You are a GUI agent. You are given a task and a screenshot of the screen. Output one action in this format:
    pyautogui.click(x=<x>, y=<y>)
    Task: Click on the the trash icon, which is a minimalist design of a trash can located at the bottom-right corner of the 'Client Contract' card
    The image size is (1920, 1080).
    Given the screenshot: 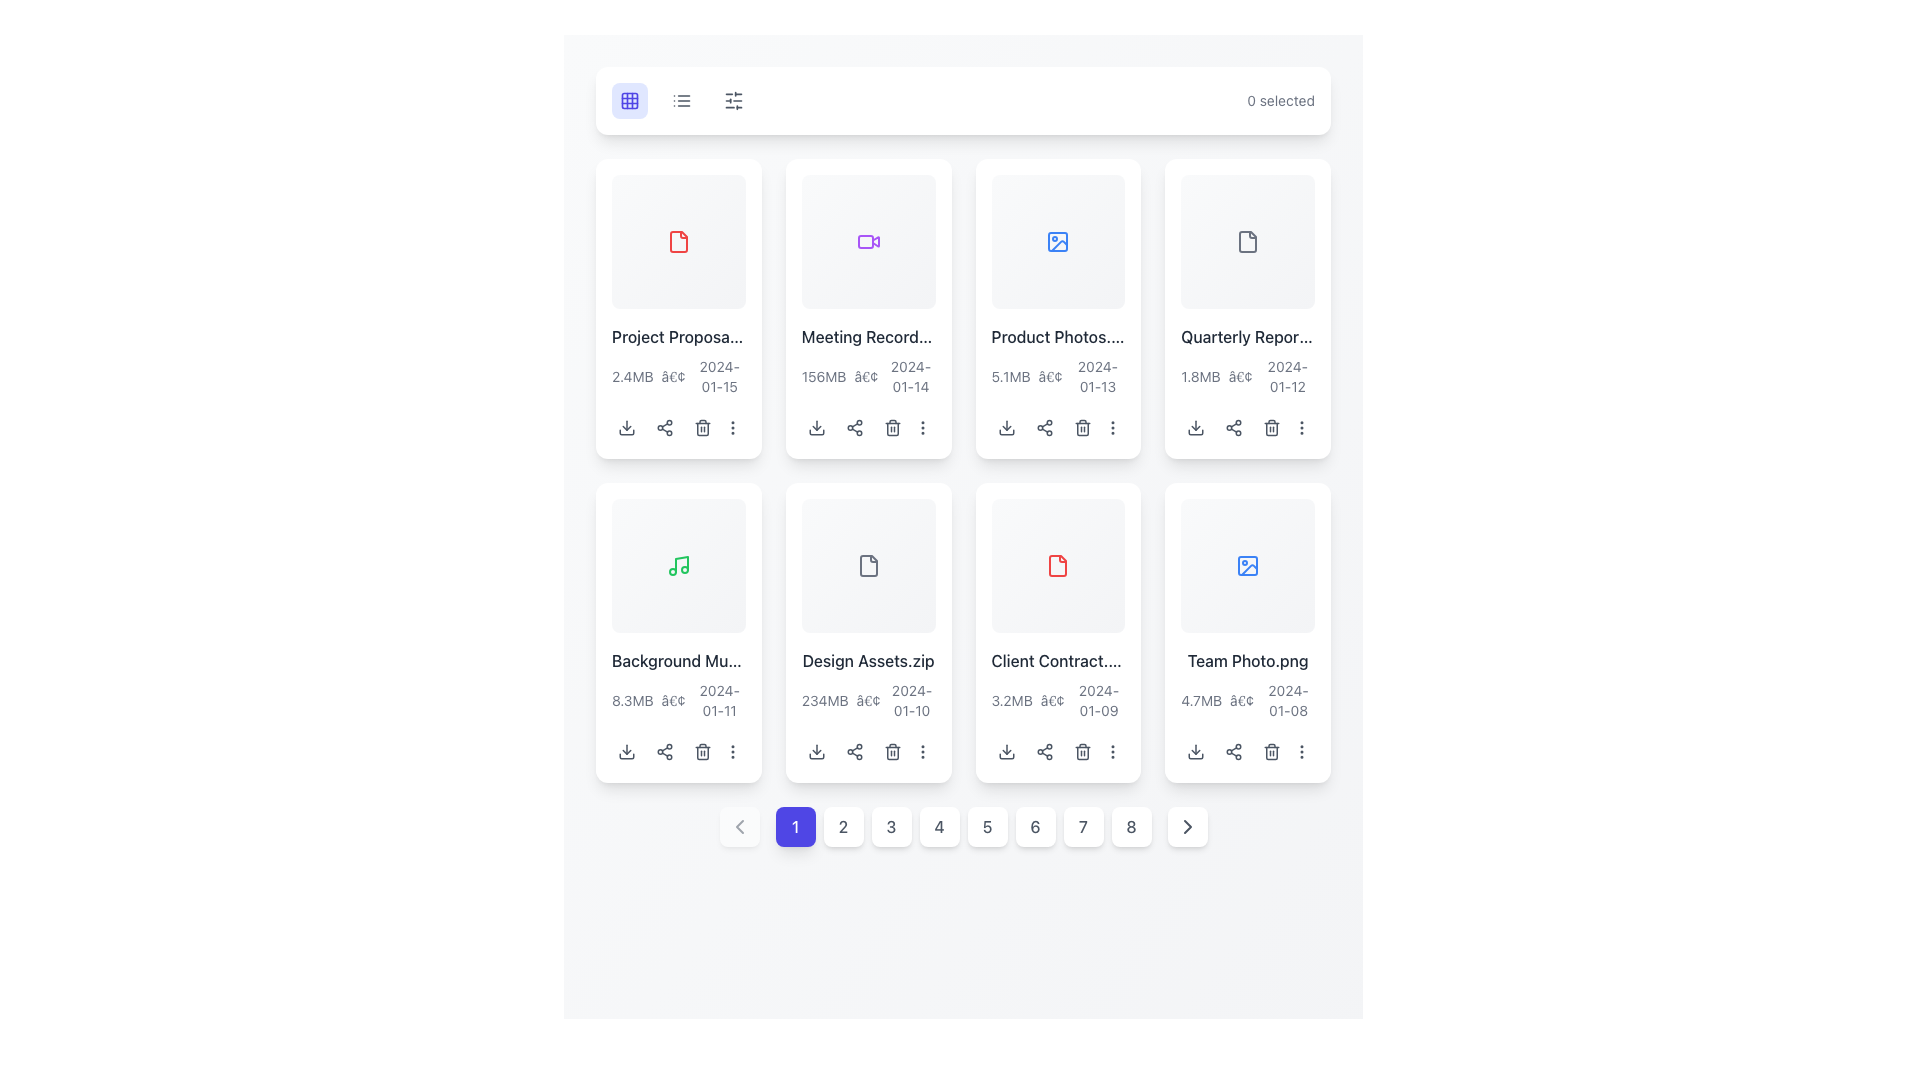 What is the action you would take?
    pyautogui.click(x=1081, y=751)
    